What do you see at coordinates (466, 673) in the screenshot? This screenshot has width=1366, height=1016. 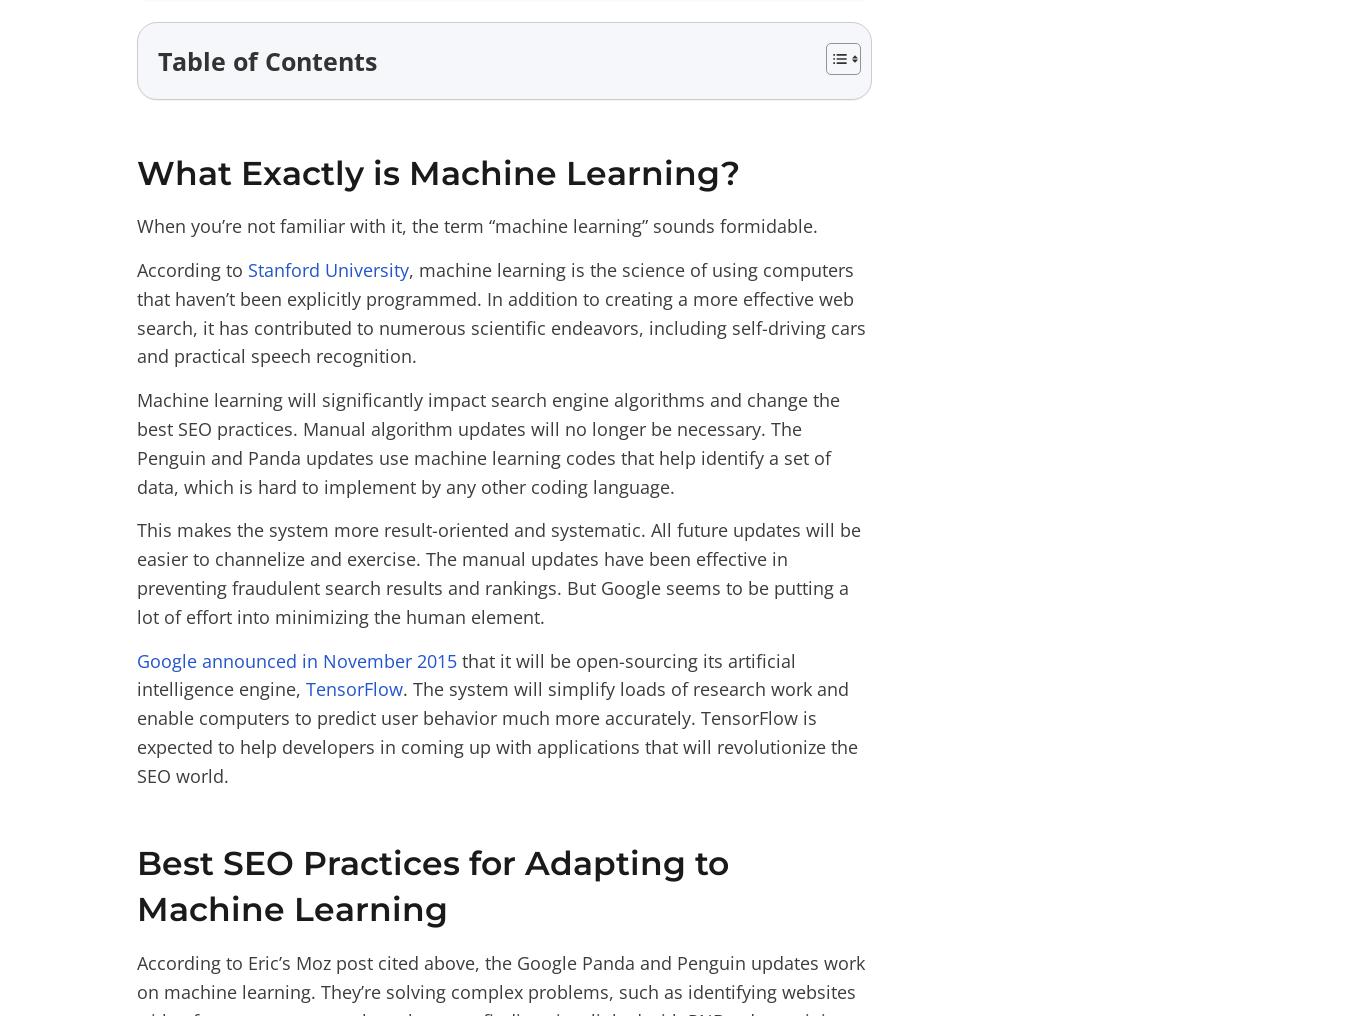 I see `'that it will be open-sourcing its artificial intelligence engine,'` at bounding box center [466, 673].